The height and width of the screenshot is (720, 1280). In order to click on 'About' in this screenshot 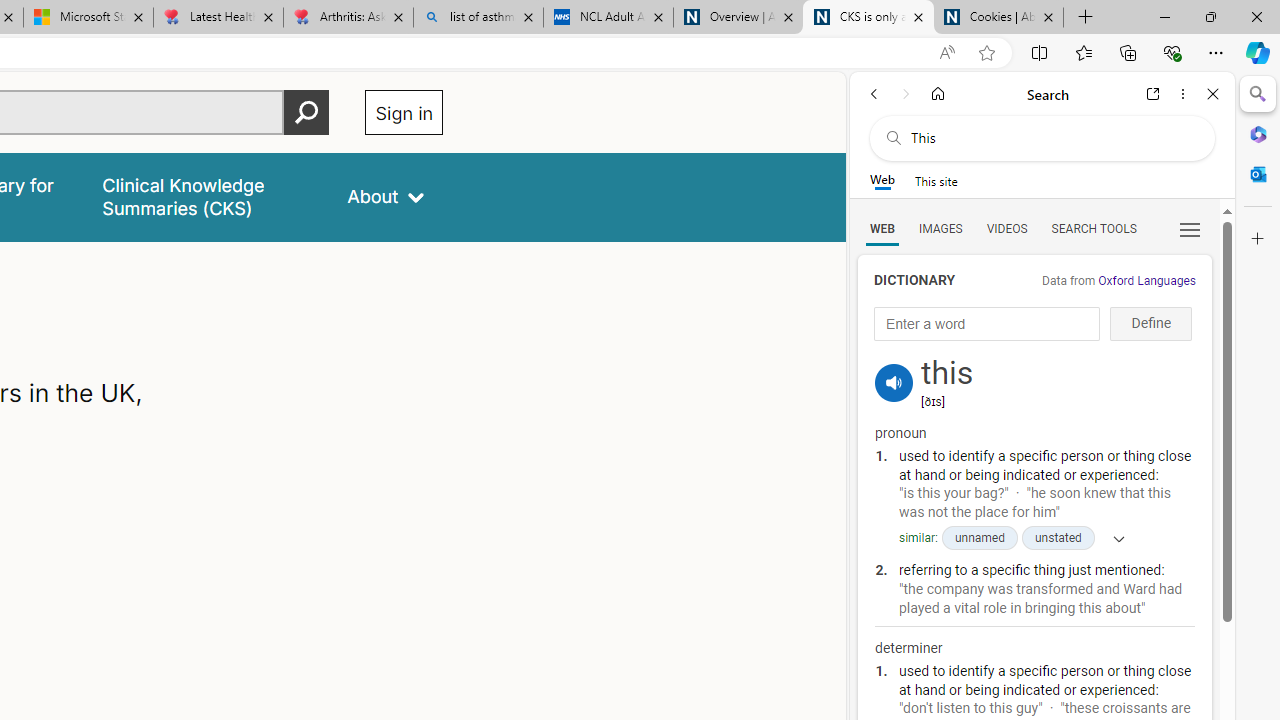, I will do `click(386, 197)`.